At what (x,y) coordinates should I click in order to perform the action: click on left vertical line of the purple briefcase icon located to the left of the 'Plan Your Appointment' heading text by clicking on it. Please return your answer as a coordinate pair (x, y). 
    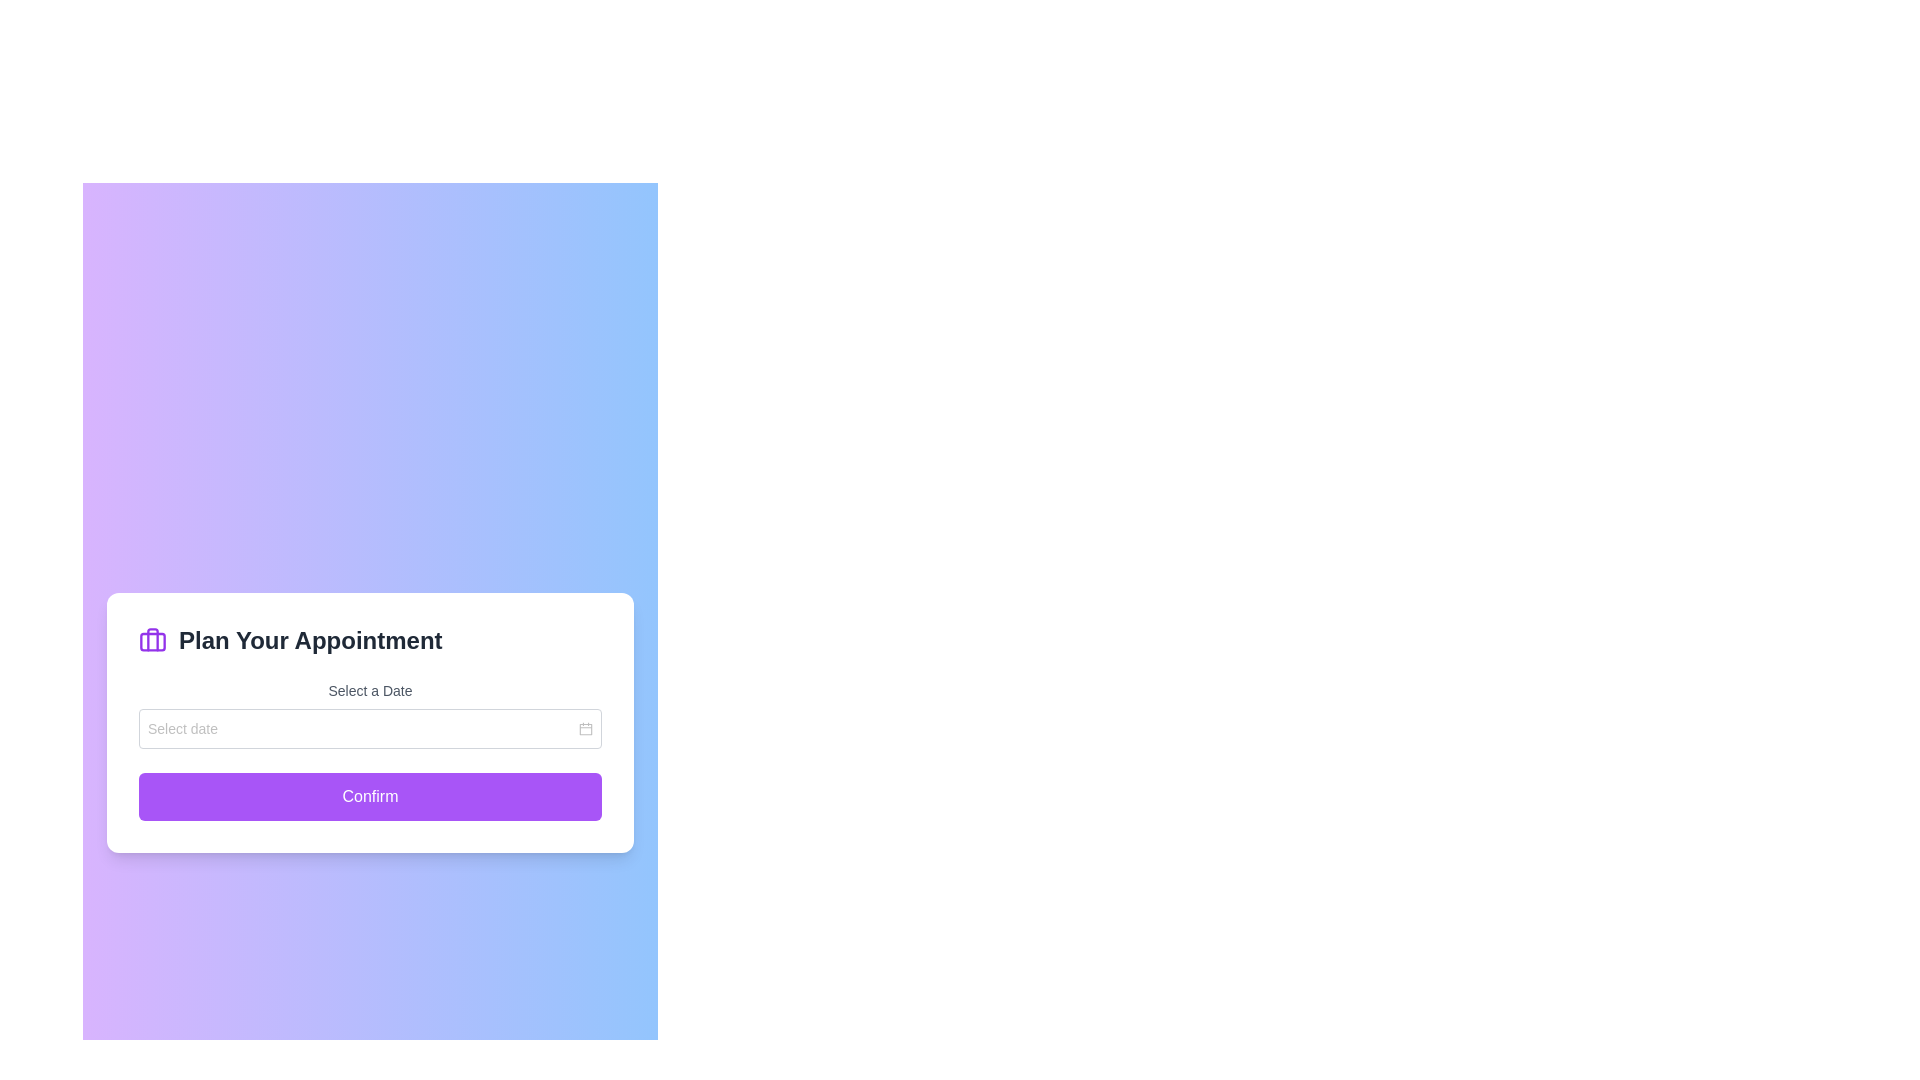
    Looking at the image, I should click on (152, 639).